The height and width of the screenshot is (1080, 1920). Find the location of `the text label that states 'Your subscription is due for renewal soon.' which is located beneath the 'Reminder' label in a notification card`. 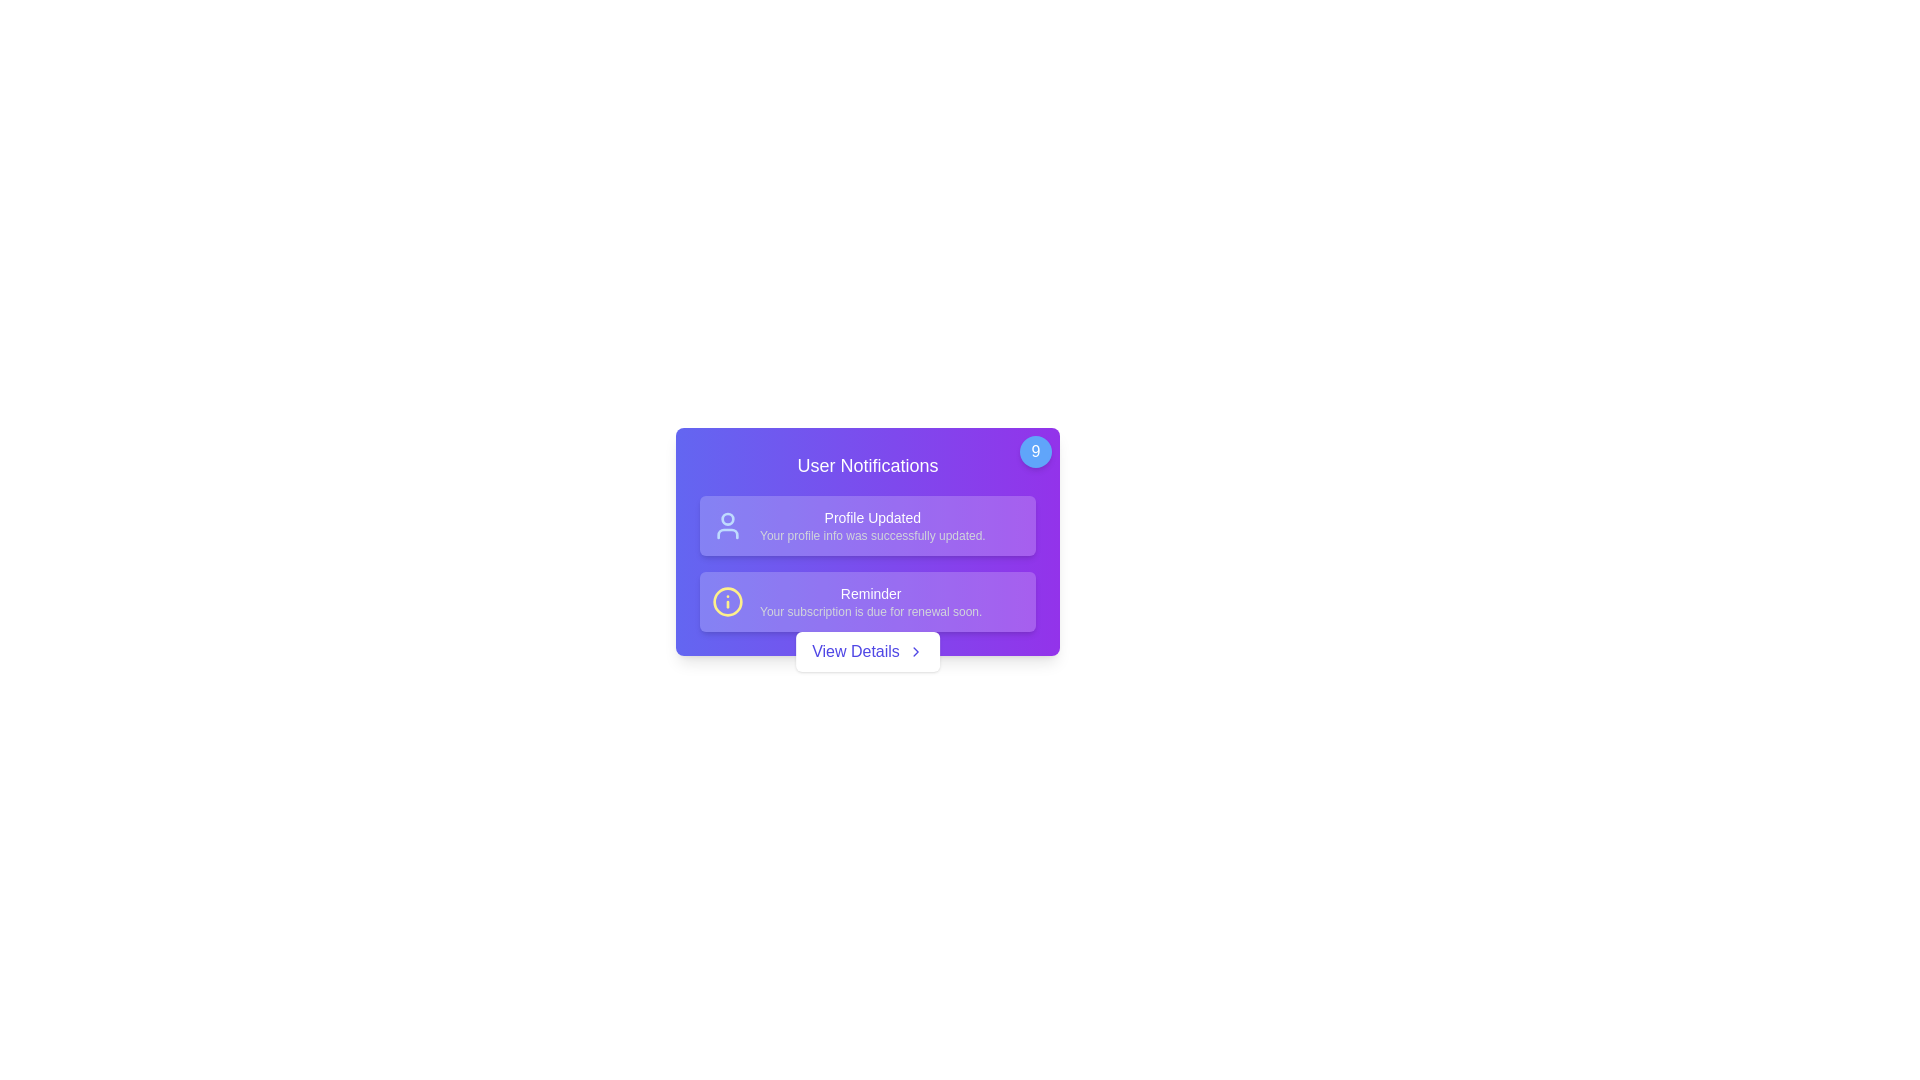

the text label that states 'Your subscription is due for renewal soon.' which is located beneath the 'Reminder' label in a notification card is located at coordinates (871, 611).